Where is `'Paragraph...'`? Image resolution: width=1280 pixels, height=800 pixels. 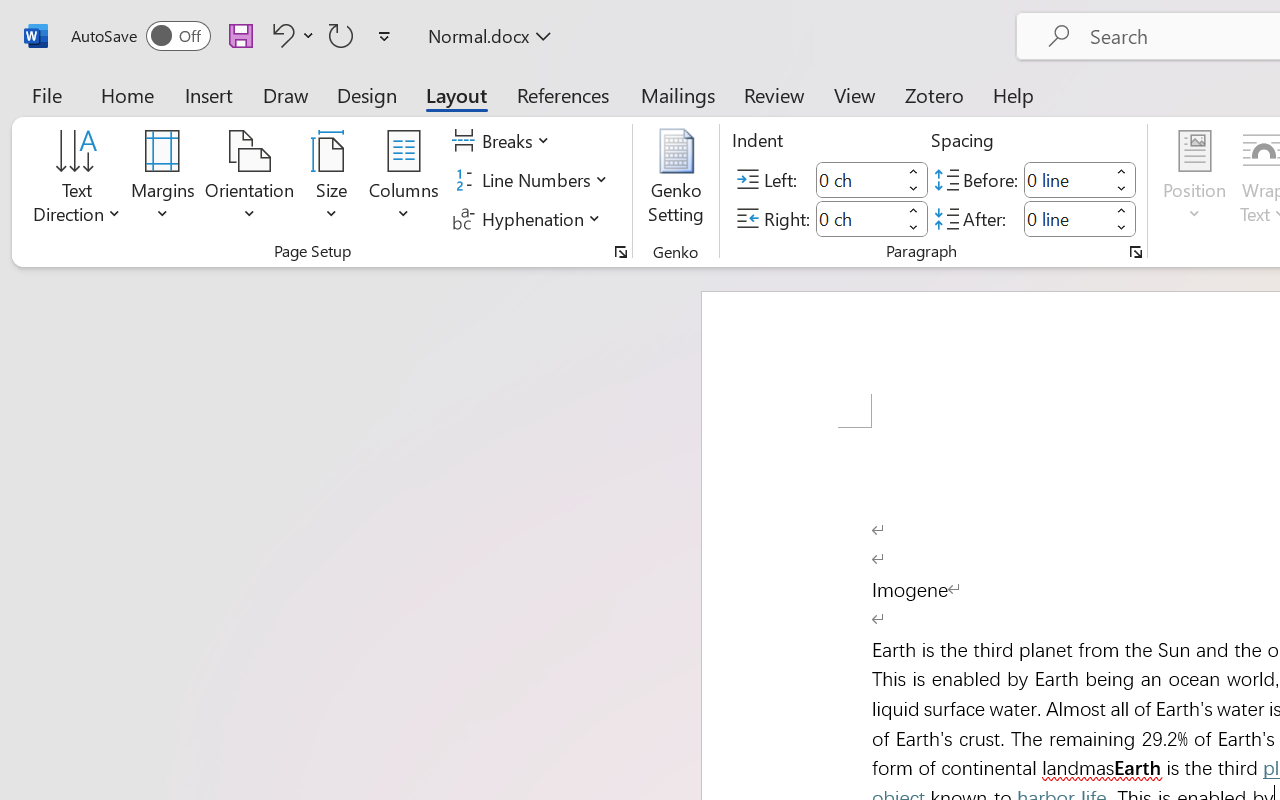 'Paragraph...' is located at coordinates (1136, 251).